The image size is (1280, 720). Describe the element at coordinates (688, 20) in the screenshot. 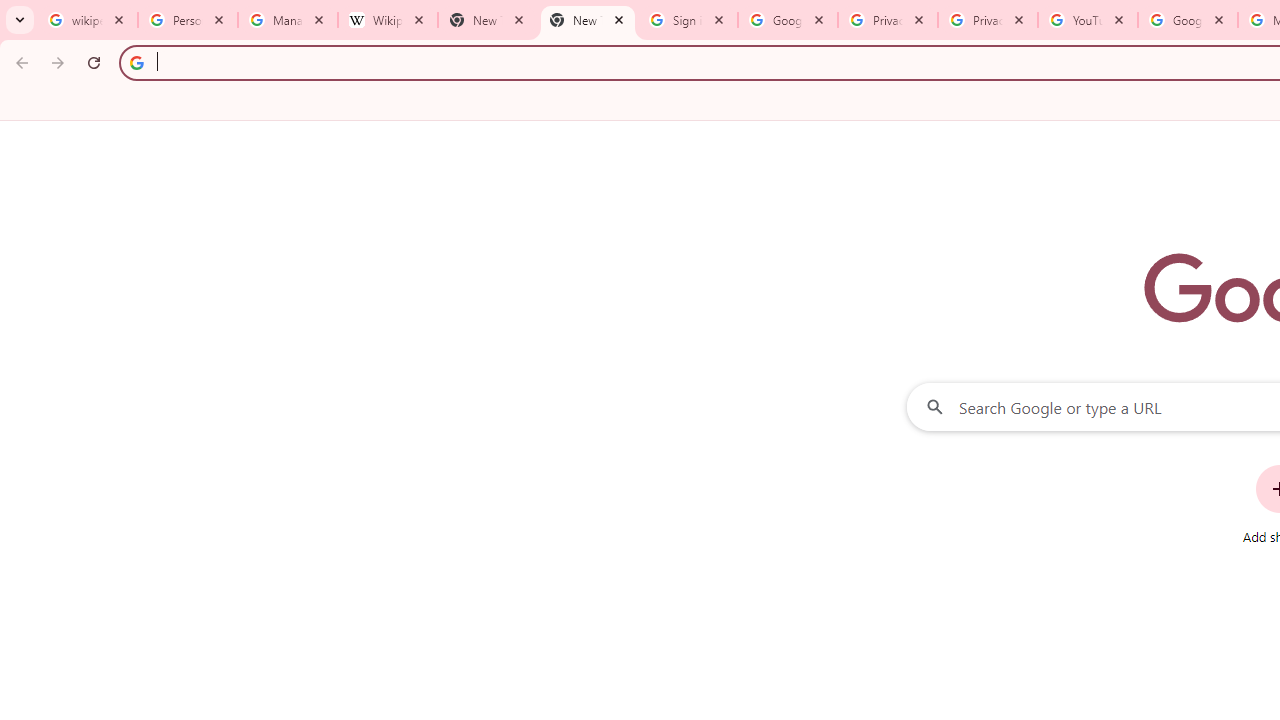

I see `'Sign in - Google Accounts'` at that location.